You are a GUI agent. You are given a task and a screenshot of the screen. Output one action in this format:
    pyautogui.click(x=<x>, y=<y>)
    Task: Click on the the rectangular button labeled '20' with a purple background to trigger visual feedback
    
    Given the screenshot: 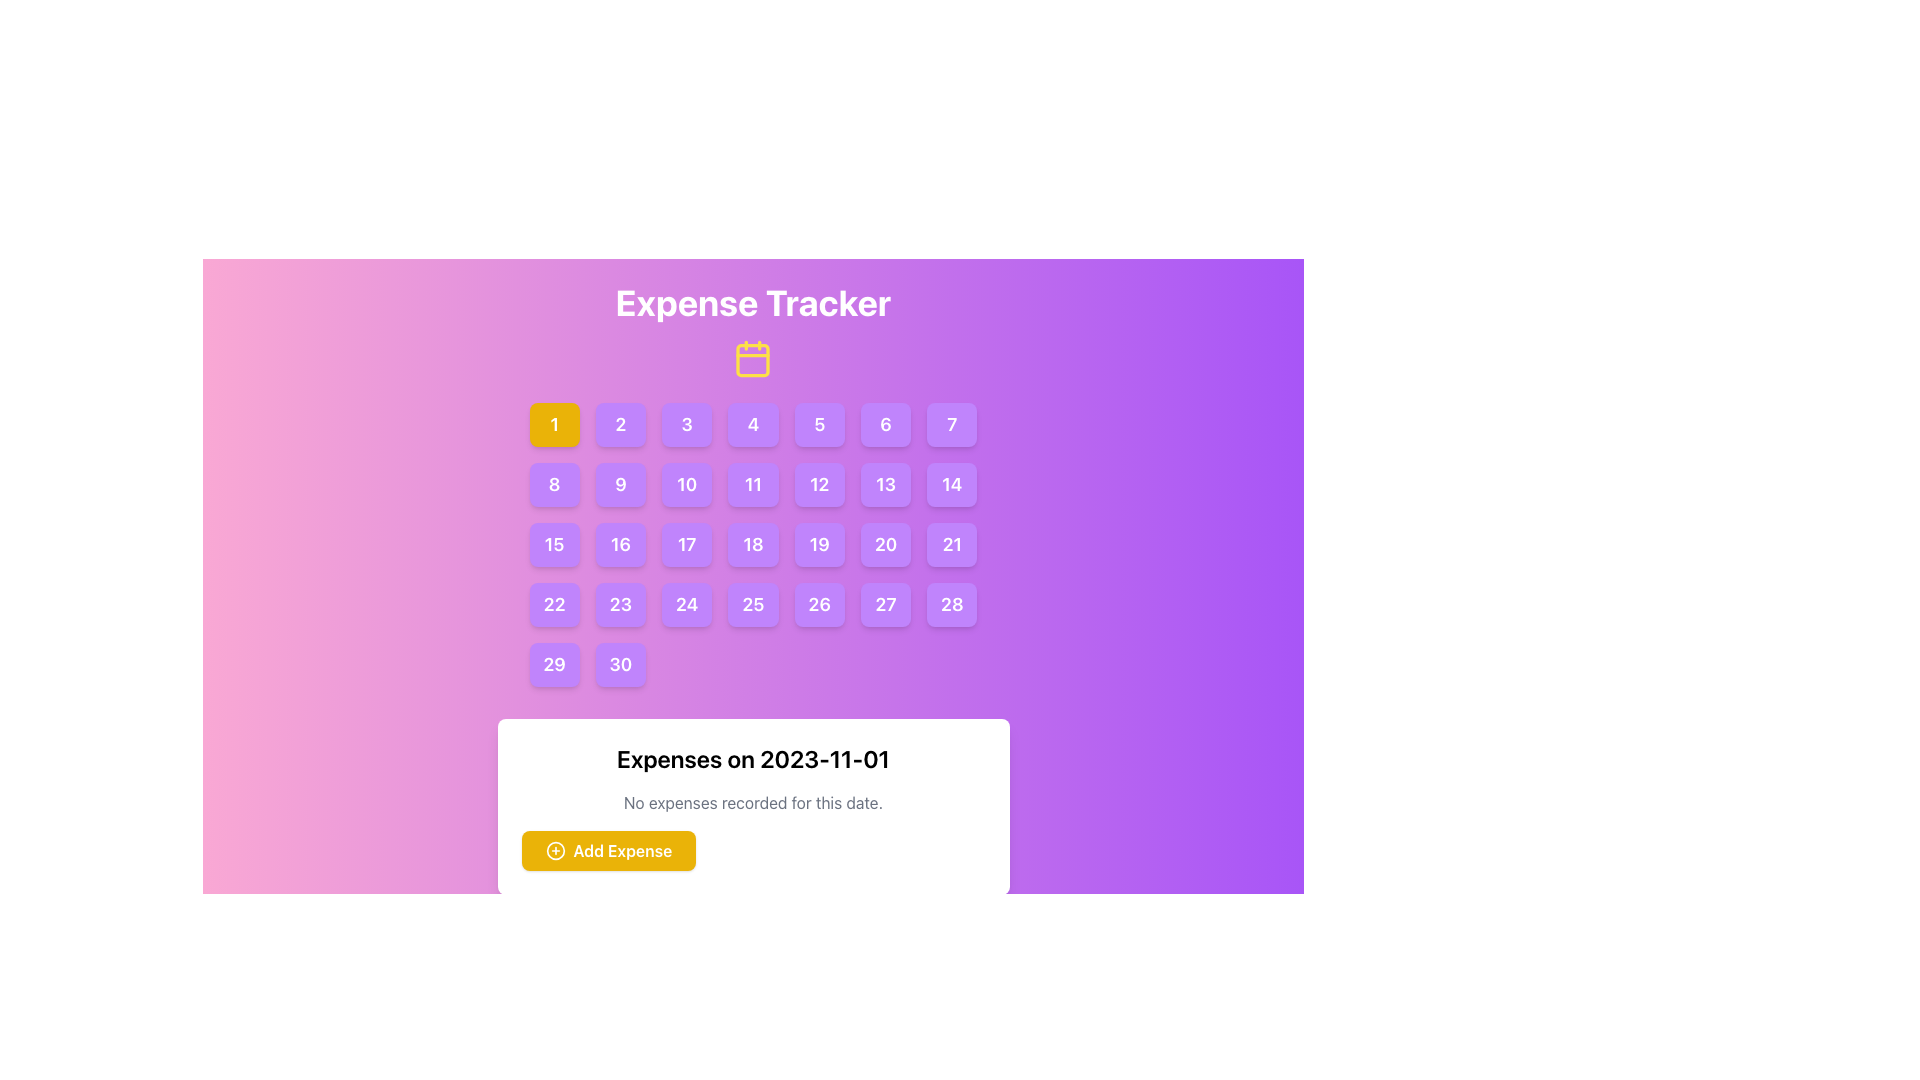 What is the action you would take?
    pyautogui.click(x=885, y=544)
    